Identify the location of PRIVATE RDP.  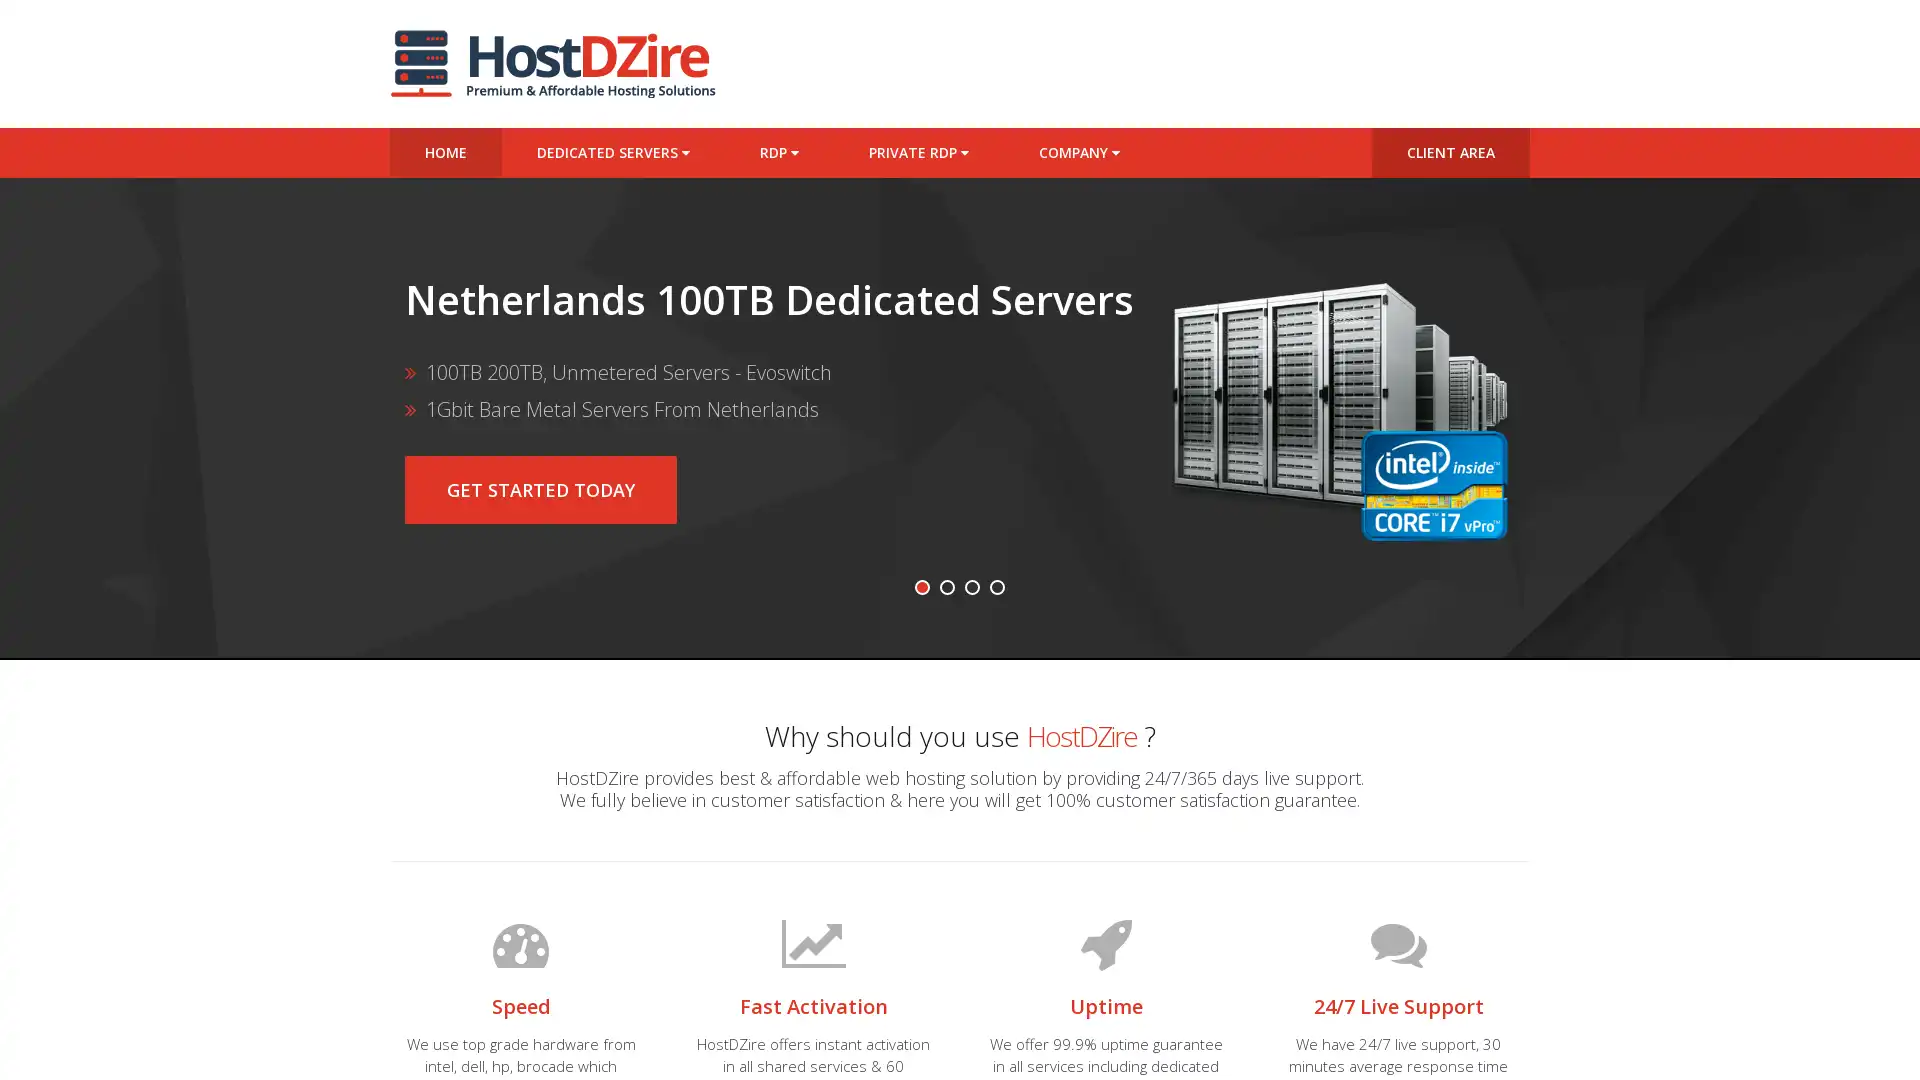
(917, 152).